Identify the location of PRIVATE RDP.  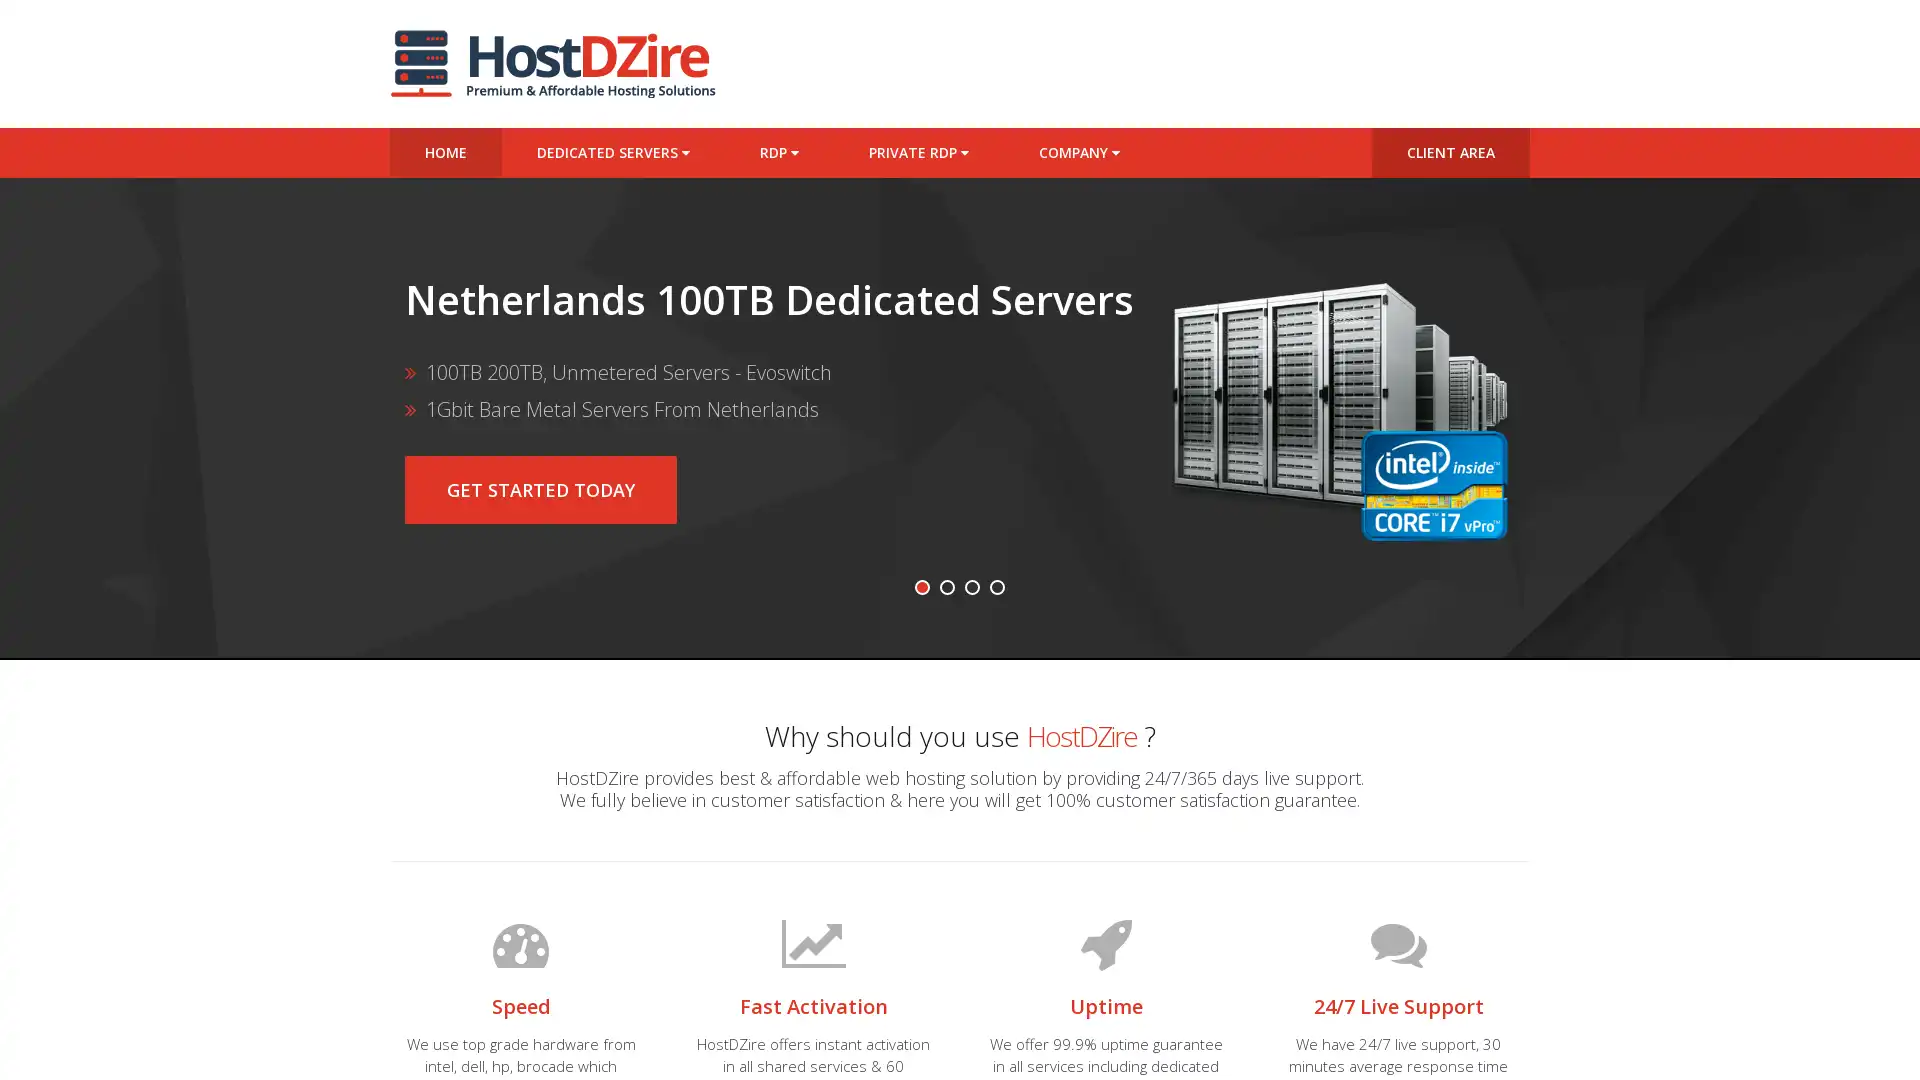
(917, 152).